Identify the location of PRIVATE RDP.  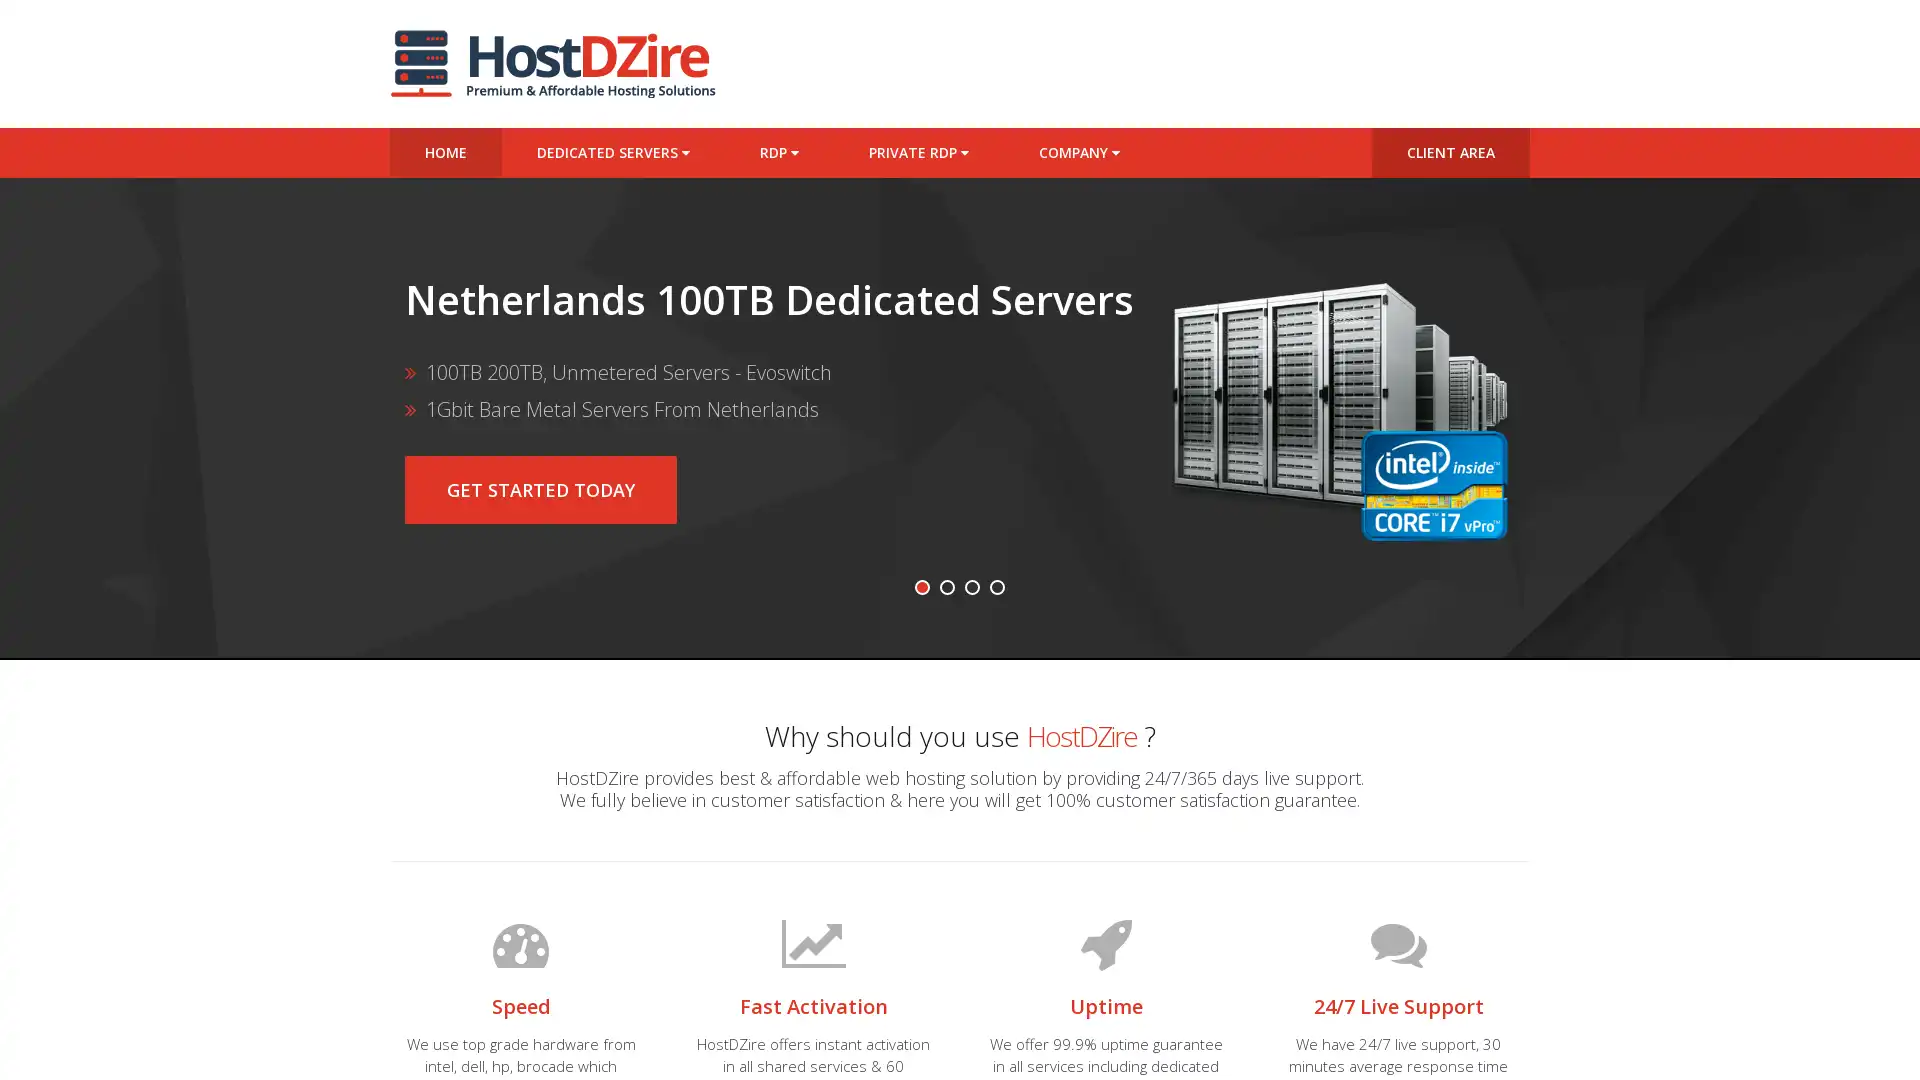
(917, 152).